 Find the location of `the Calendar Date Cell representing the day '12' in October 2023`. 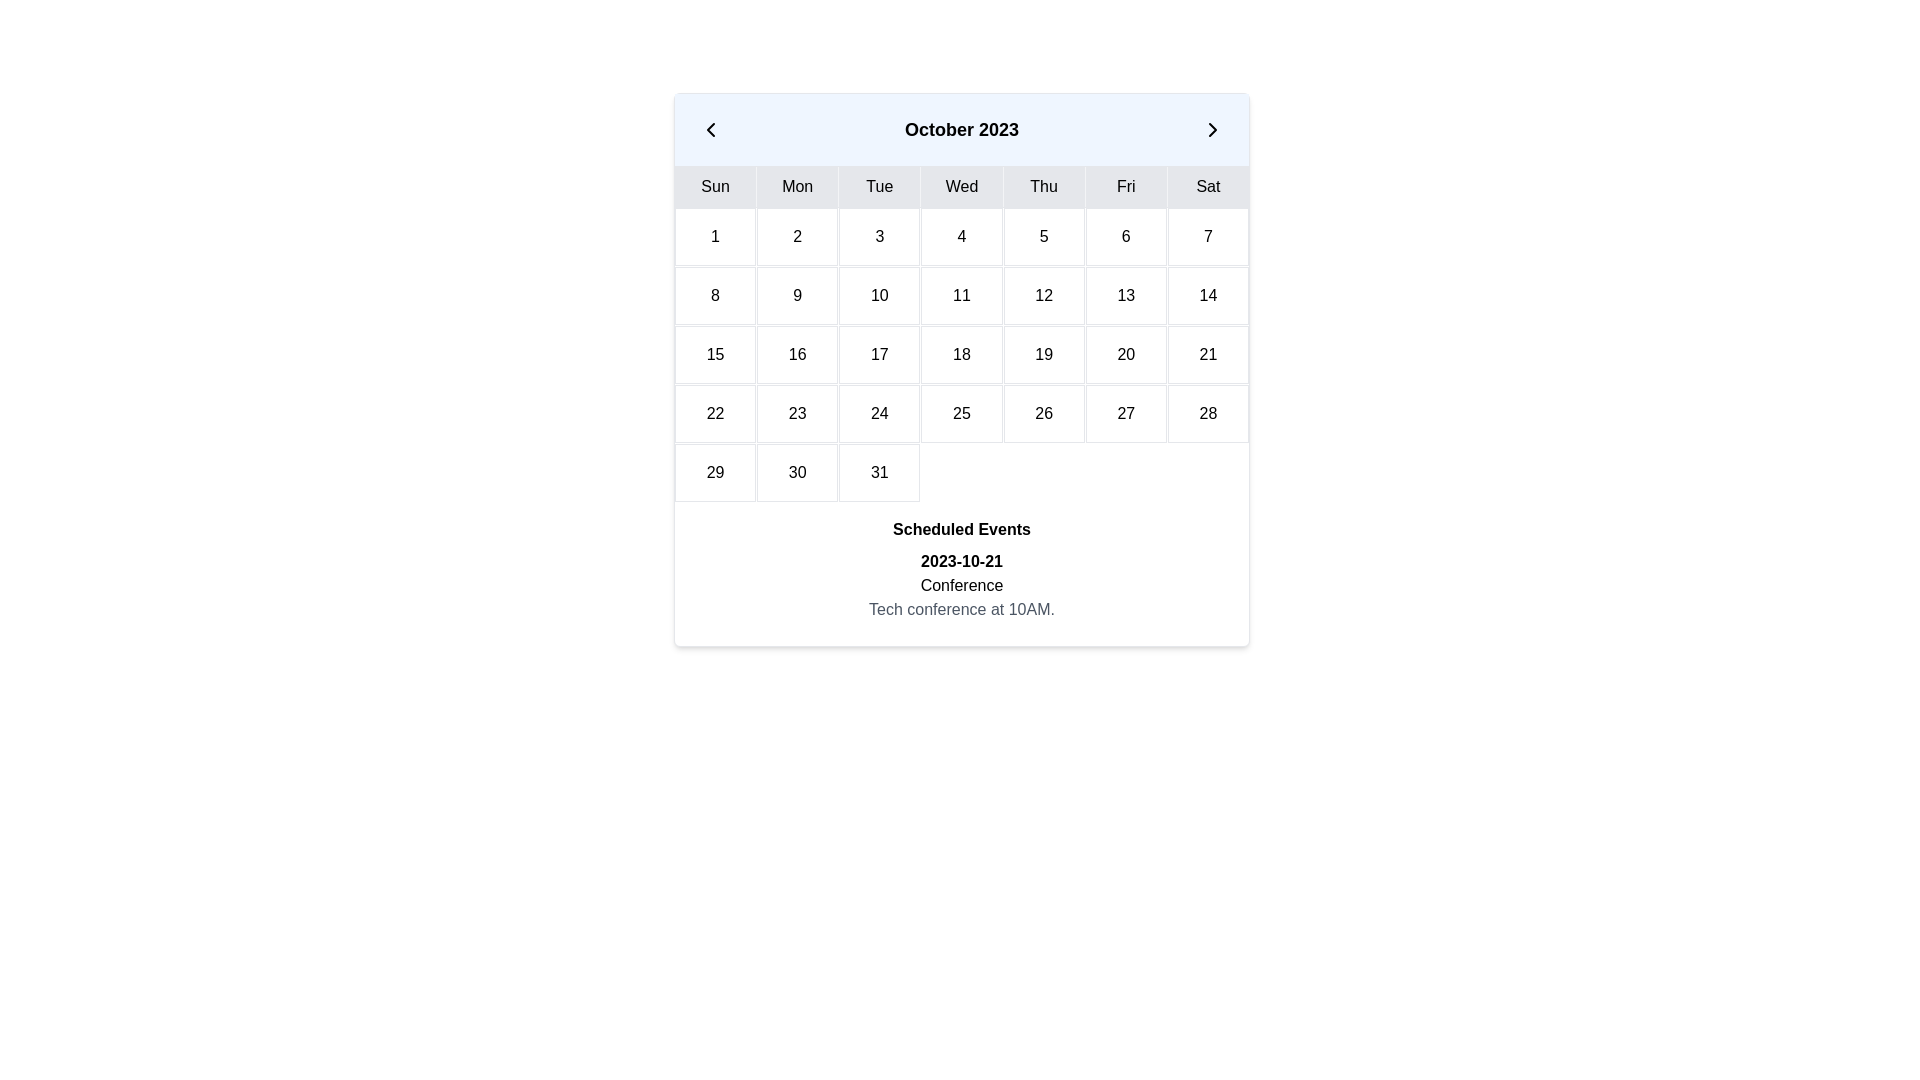

the Calendar Date Cell representing the day '12' in October 2023 is located at coordinates (1043, 296).